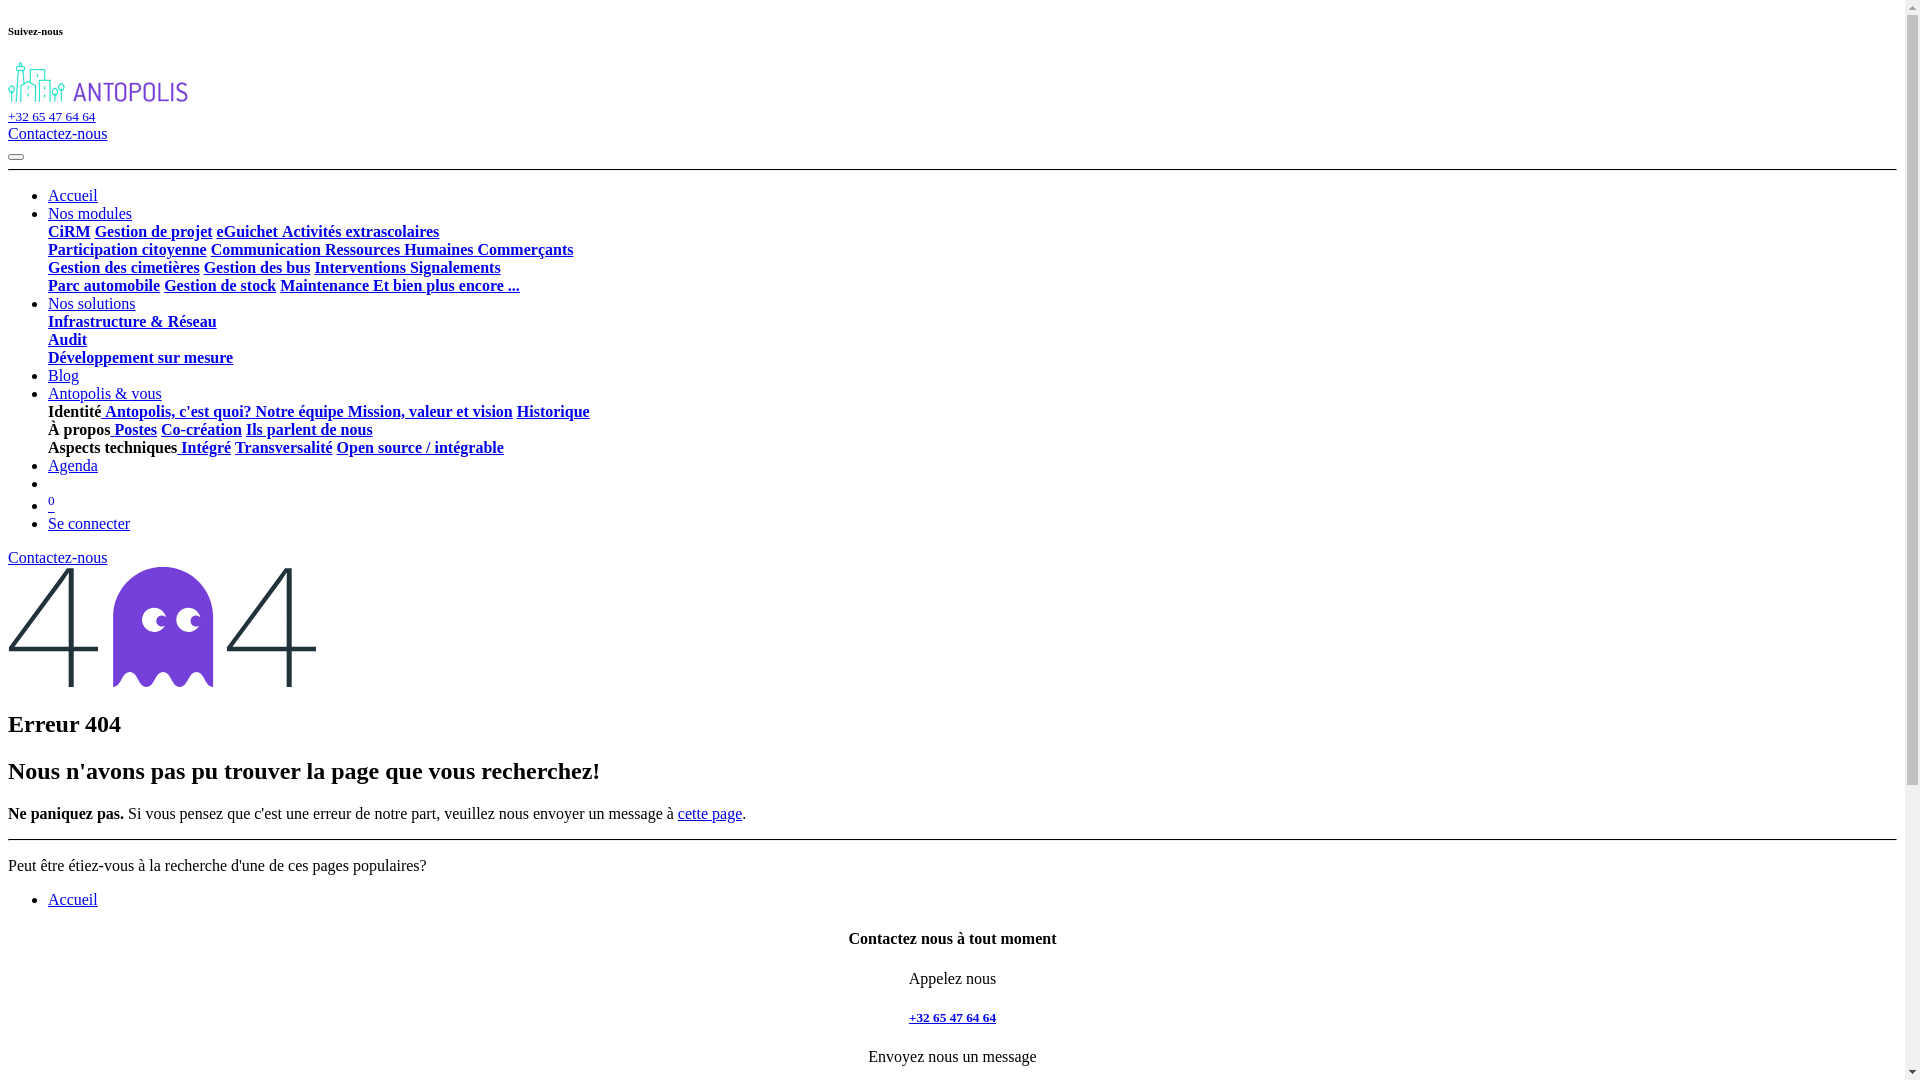  I want to click on 'Nos modules', so click(89, 213).